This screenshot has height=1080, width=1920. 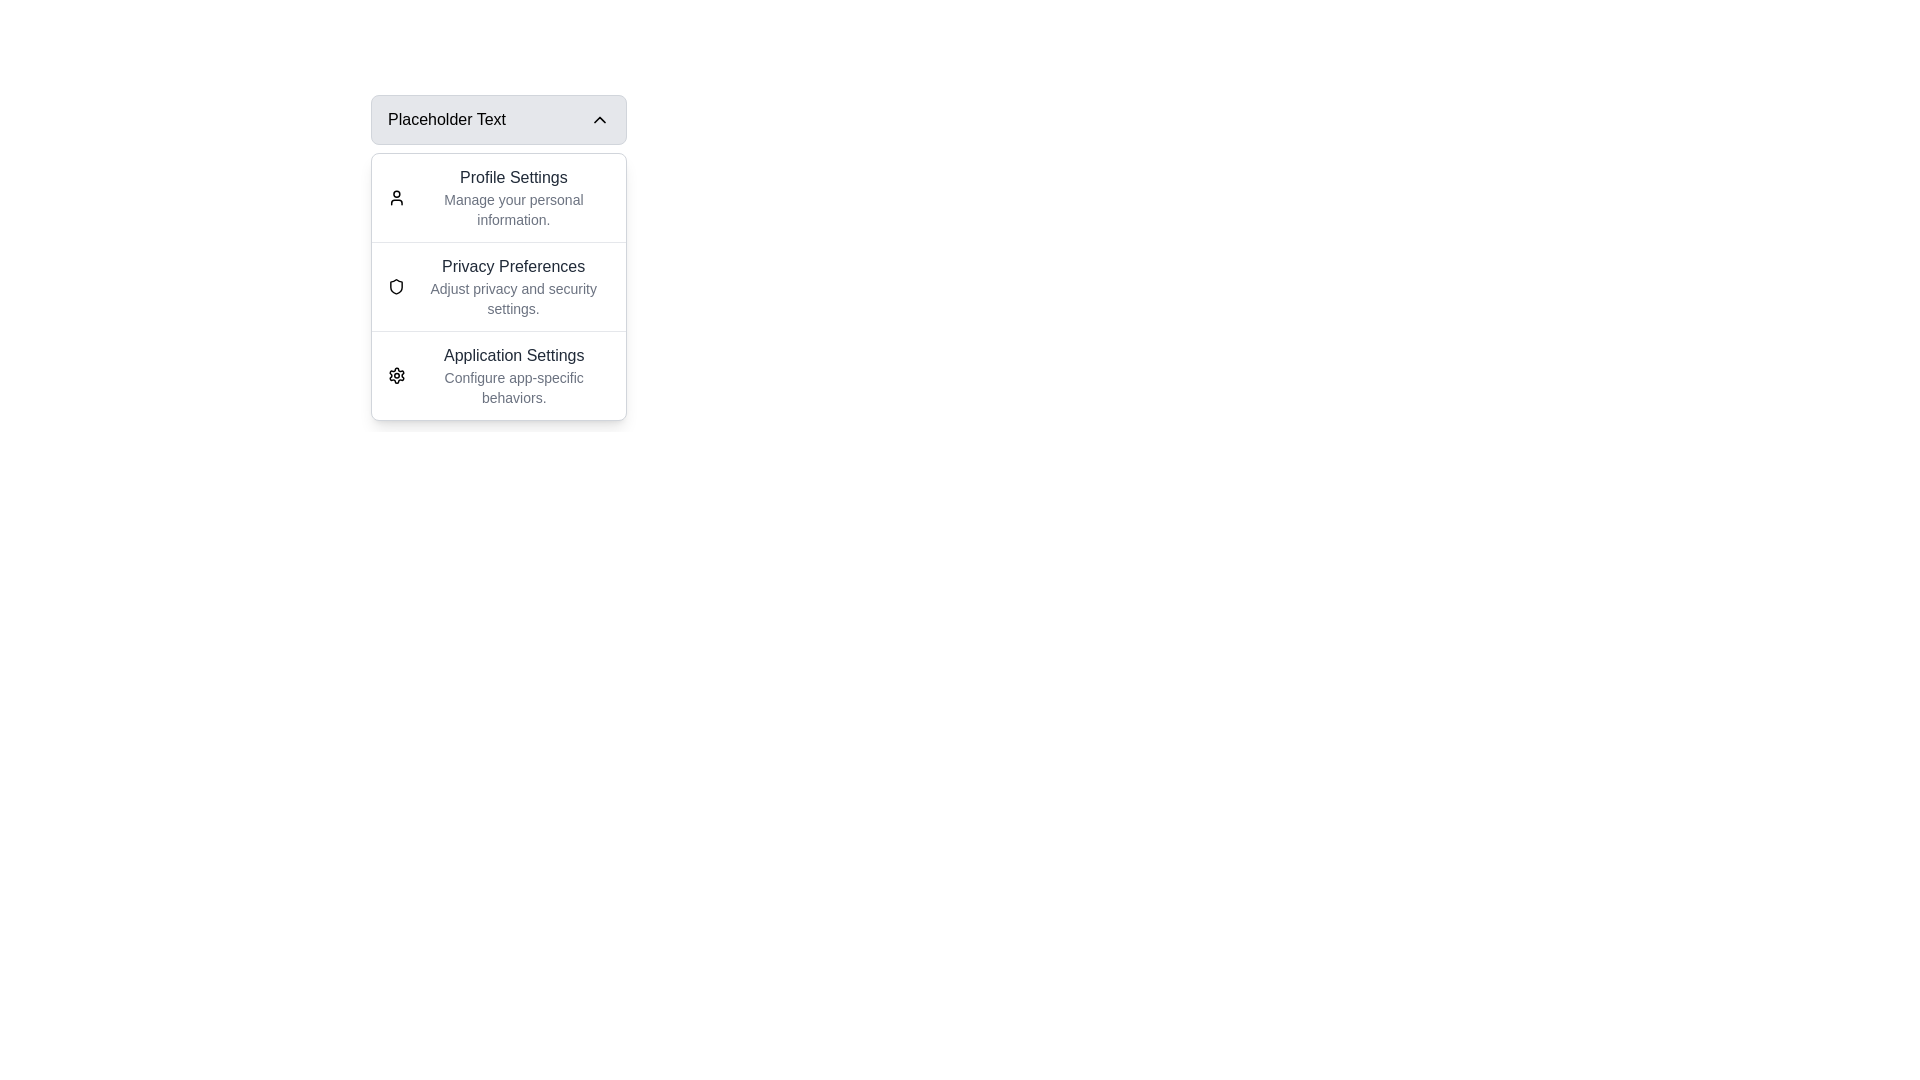 I want to click on the 'Privacy Preferences' icon, which is located to the left of the 'Privacy Preferences' text in the middle option of a vertical menu containing three options, so click(x=396, y=286).